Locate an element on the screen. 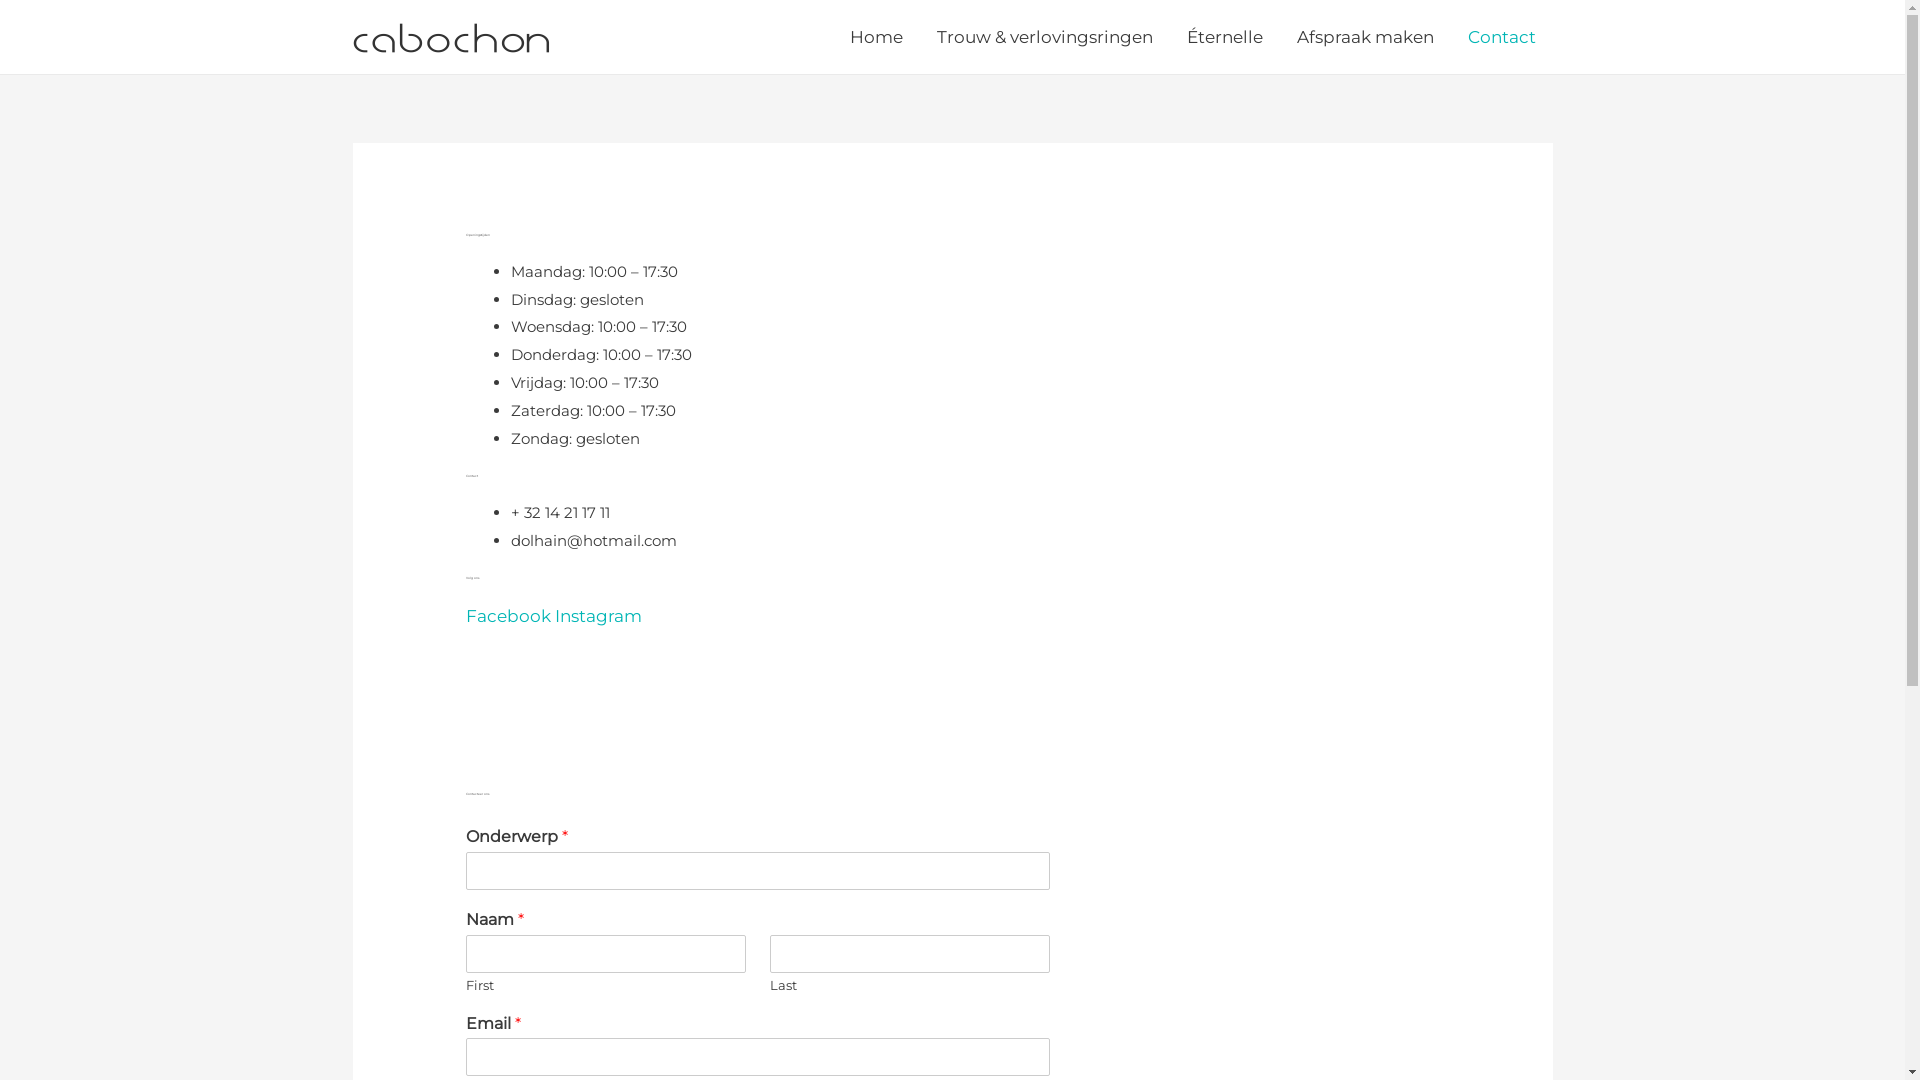 Image resolution: width=1920 pixels, height=1080 pixels. 'Home' is located at coordinates (875, 37).